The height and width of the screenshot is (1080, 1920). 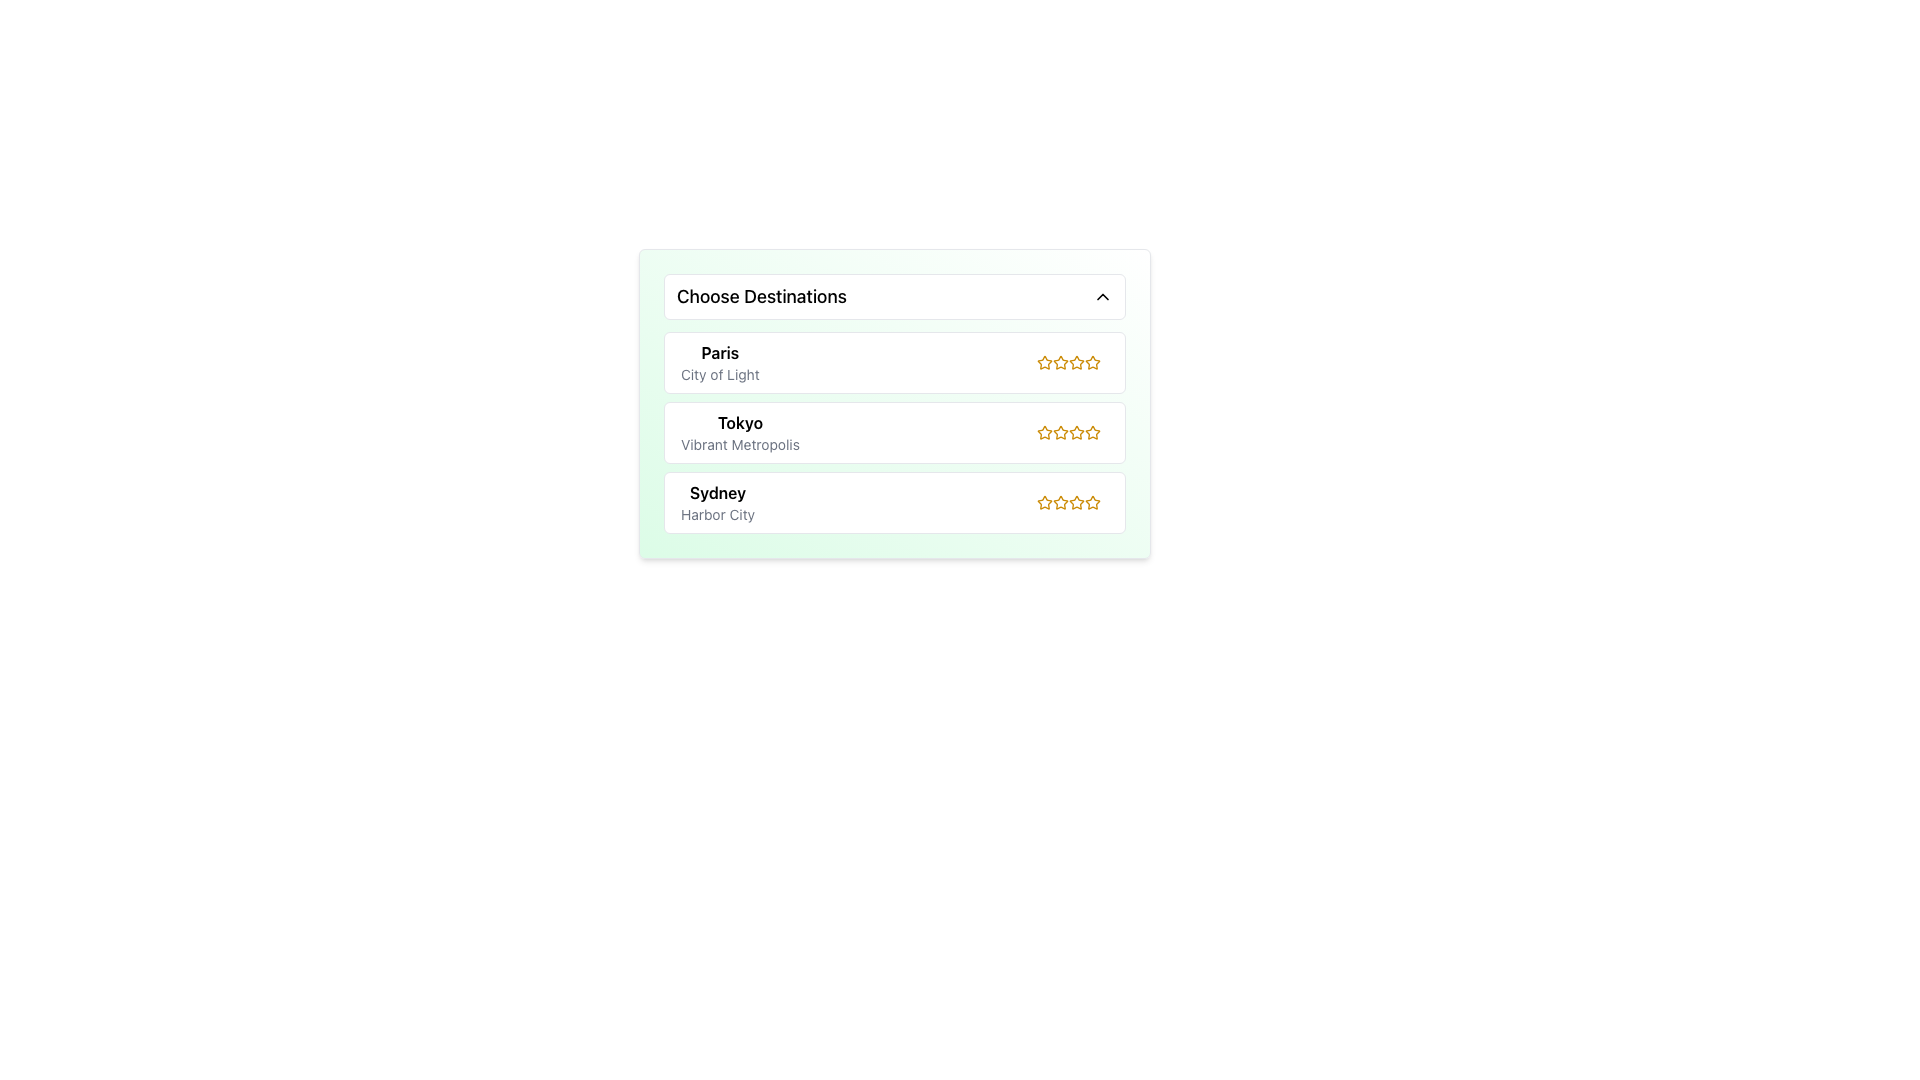 What do you see at coordinates (1044, 501) in the screenshot?
I see `the leftmost rating star for 'Sydney'` at bounding box center [1044, 501].